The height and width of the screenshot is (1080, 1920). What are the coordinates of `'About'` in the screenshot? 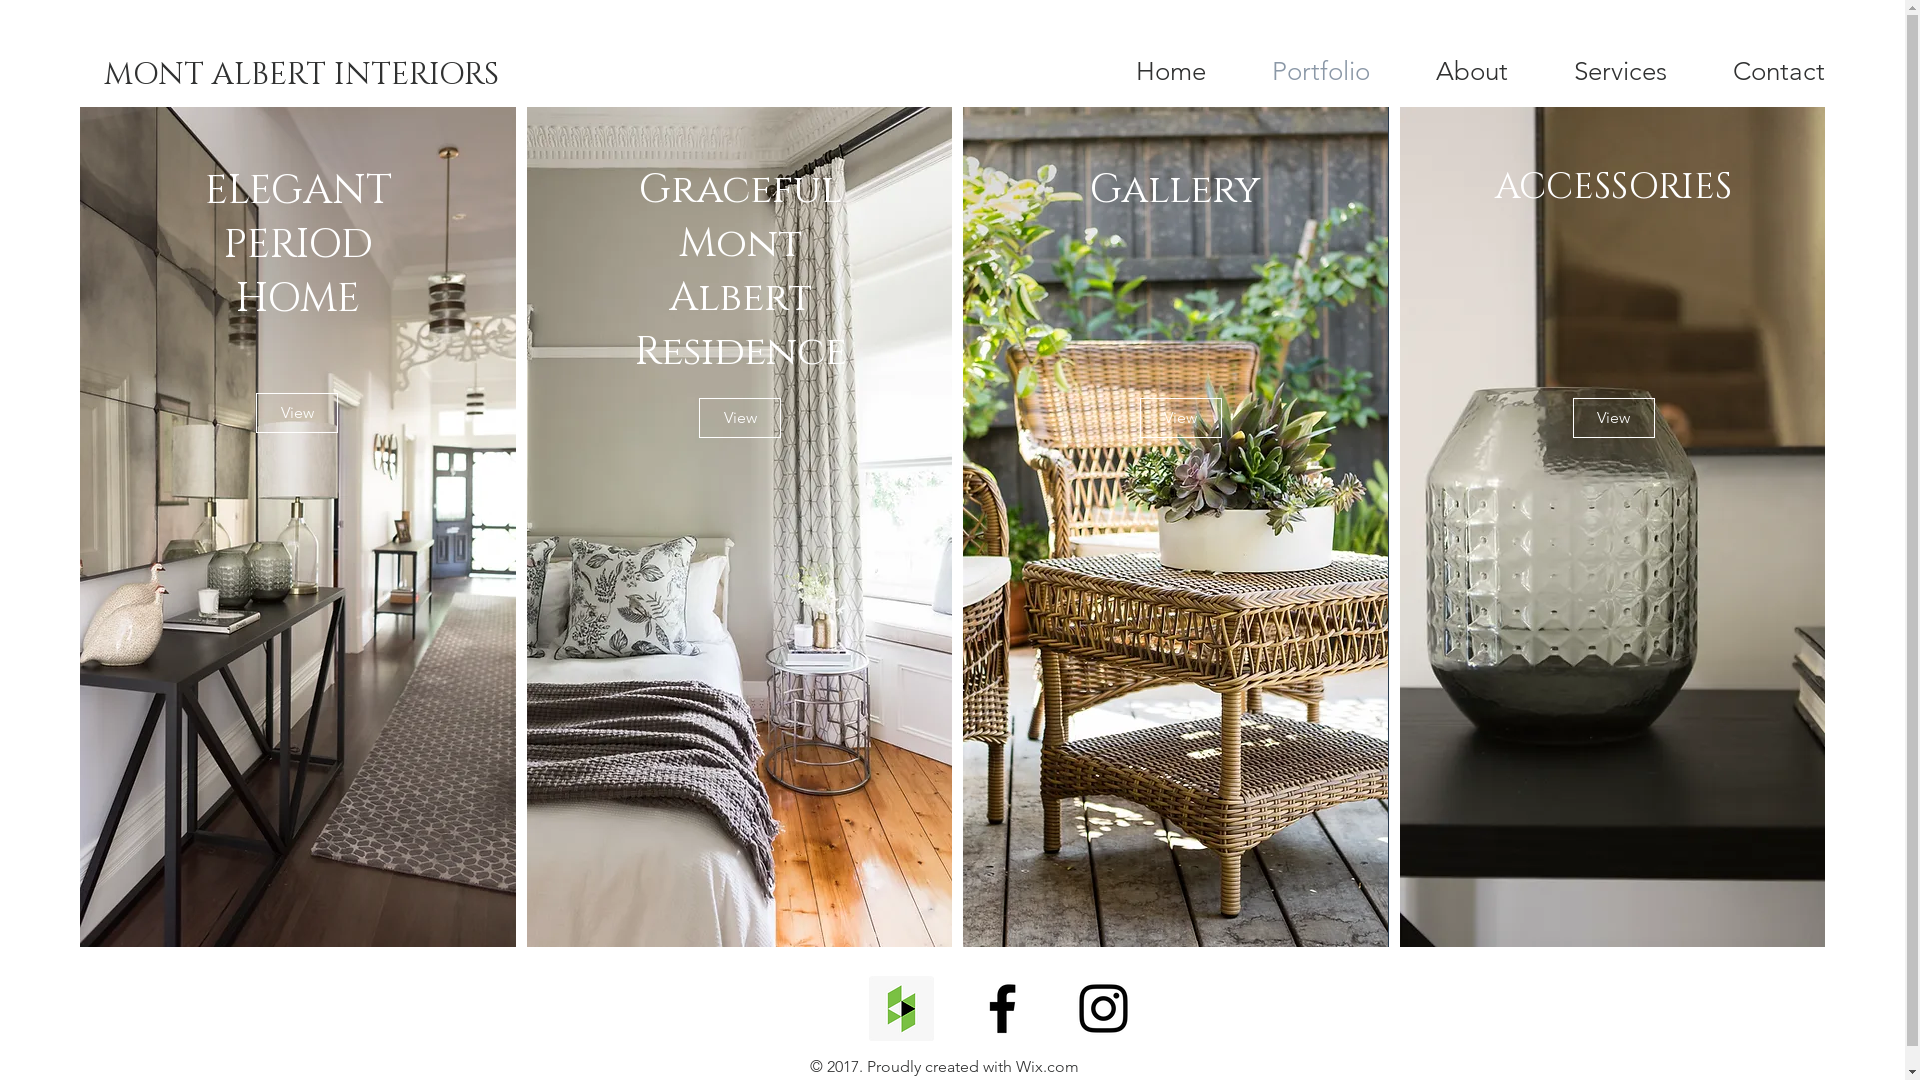 It's located at (1472, 70).